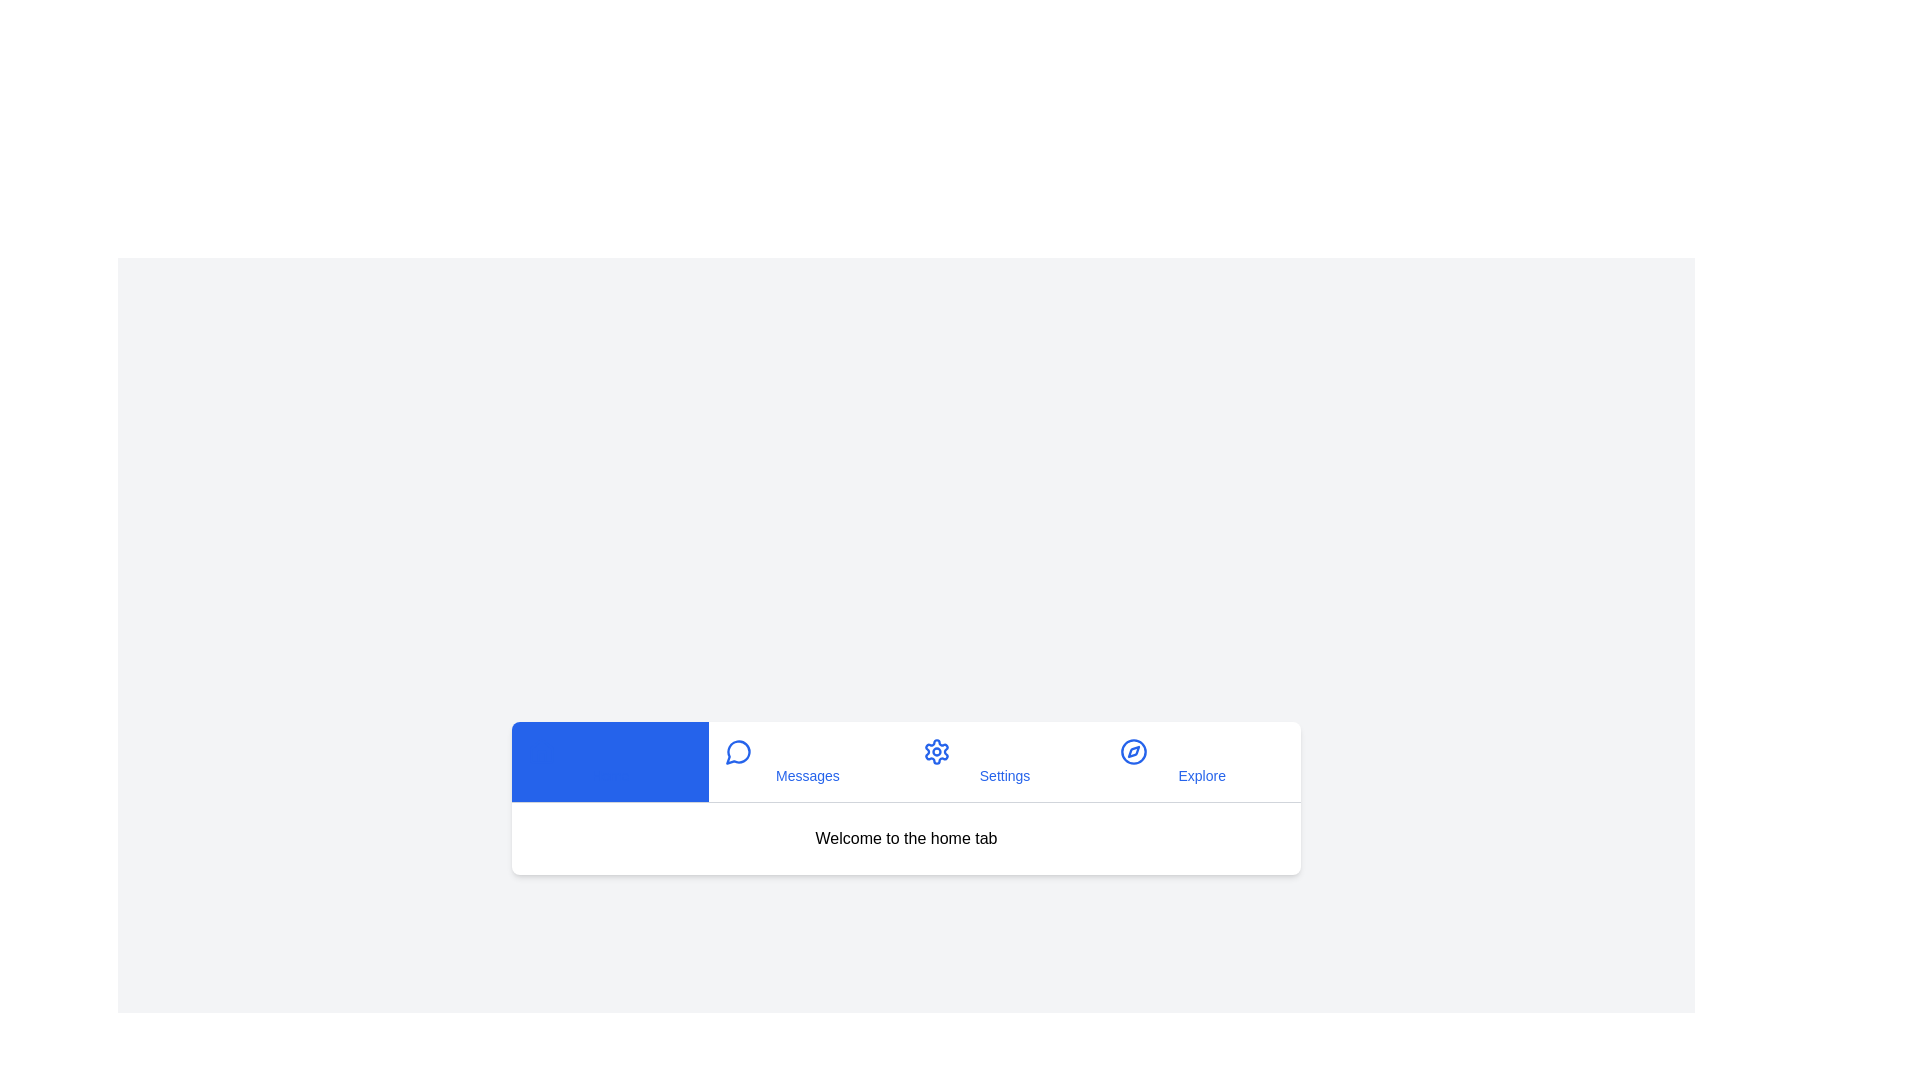 This screenshot has width=1920, height=1080. What do you see at coordinates (807, 761) in the screenshot?
I see `the tab labeled Messages by clicking its button` at bounding box center [807, 761].